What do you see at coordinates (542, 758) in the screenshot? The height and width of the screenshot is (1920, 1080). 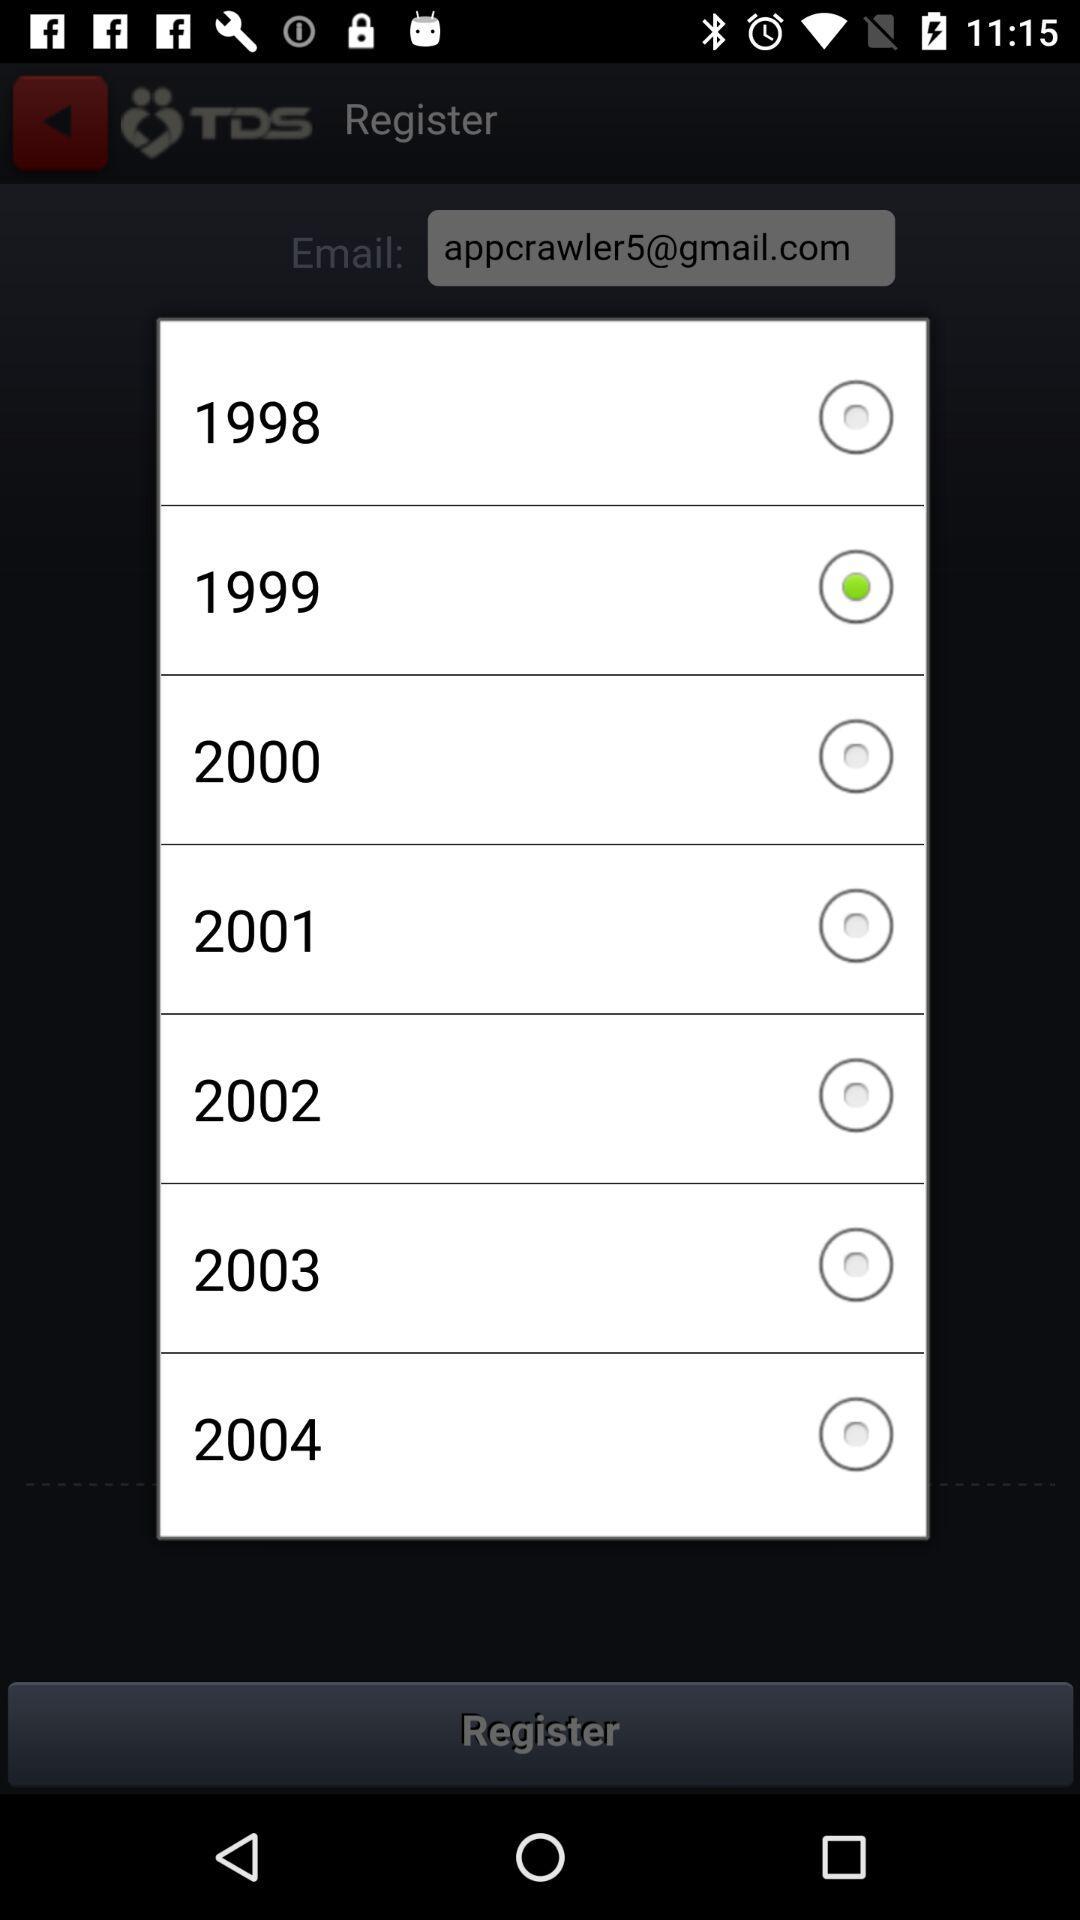 I see `the checkbox above the 2001 icon` at bounding box center [542, 758].